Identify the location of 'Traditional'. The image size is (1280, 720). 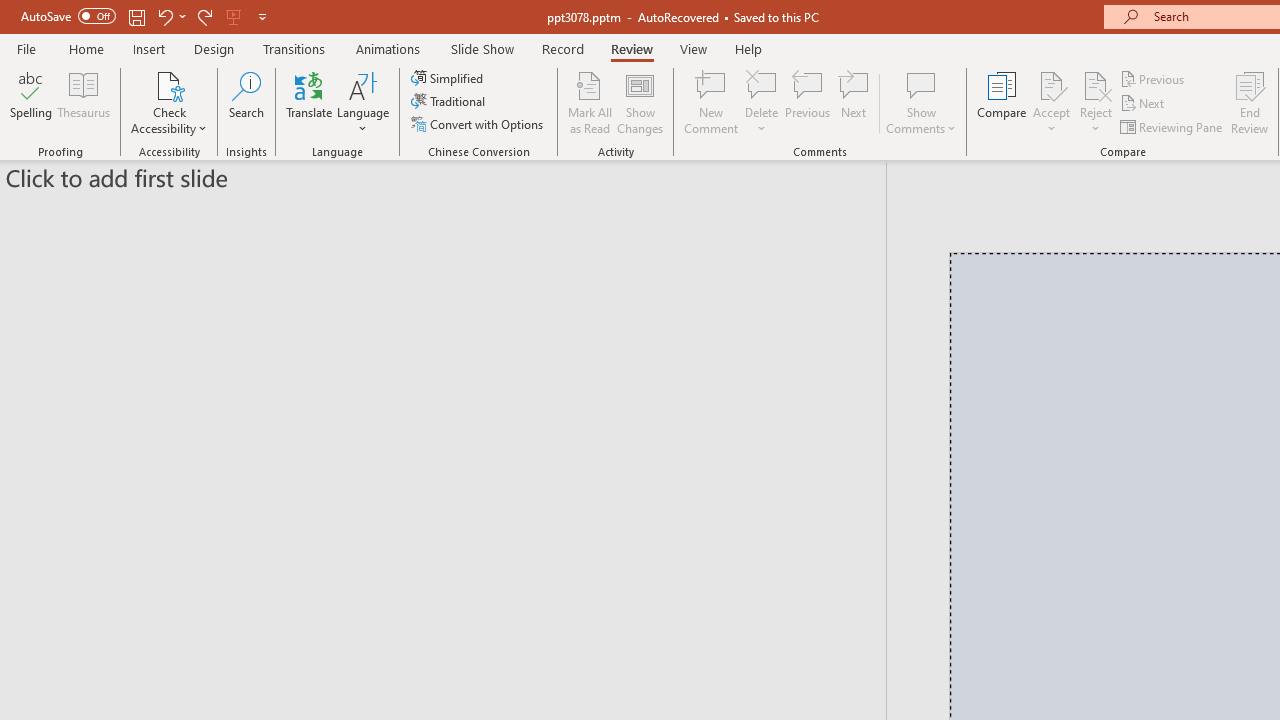
(448, 101).